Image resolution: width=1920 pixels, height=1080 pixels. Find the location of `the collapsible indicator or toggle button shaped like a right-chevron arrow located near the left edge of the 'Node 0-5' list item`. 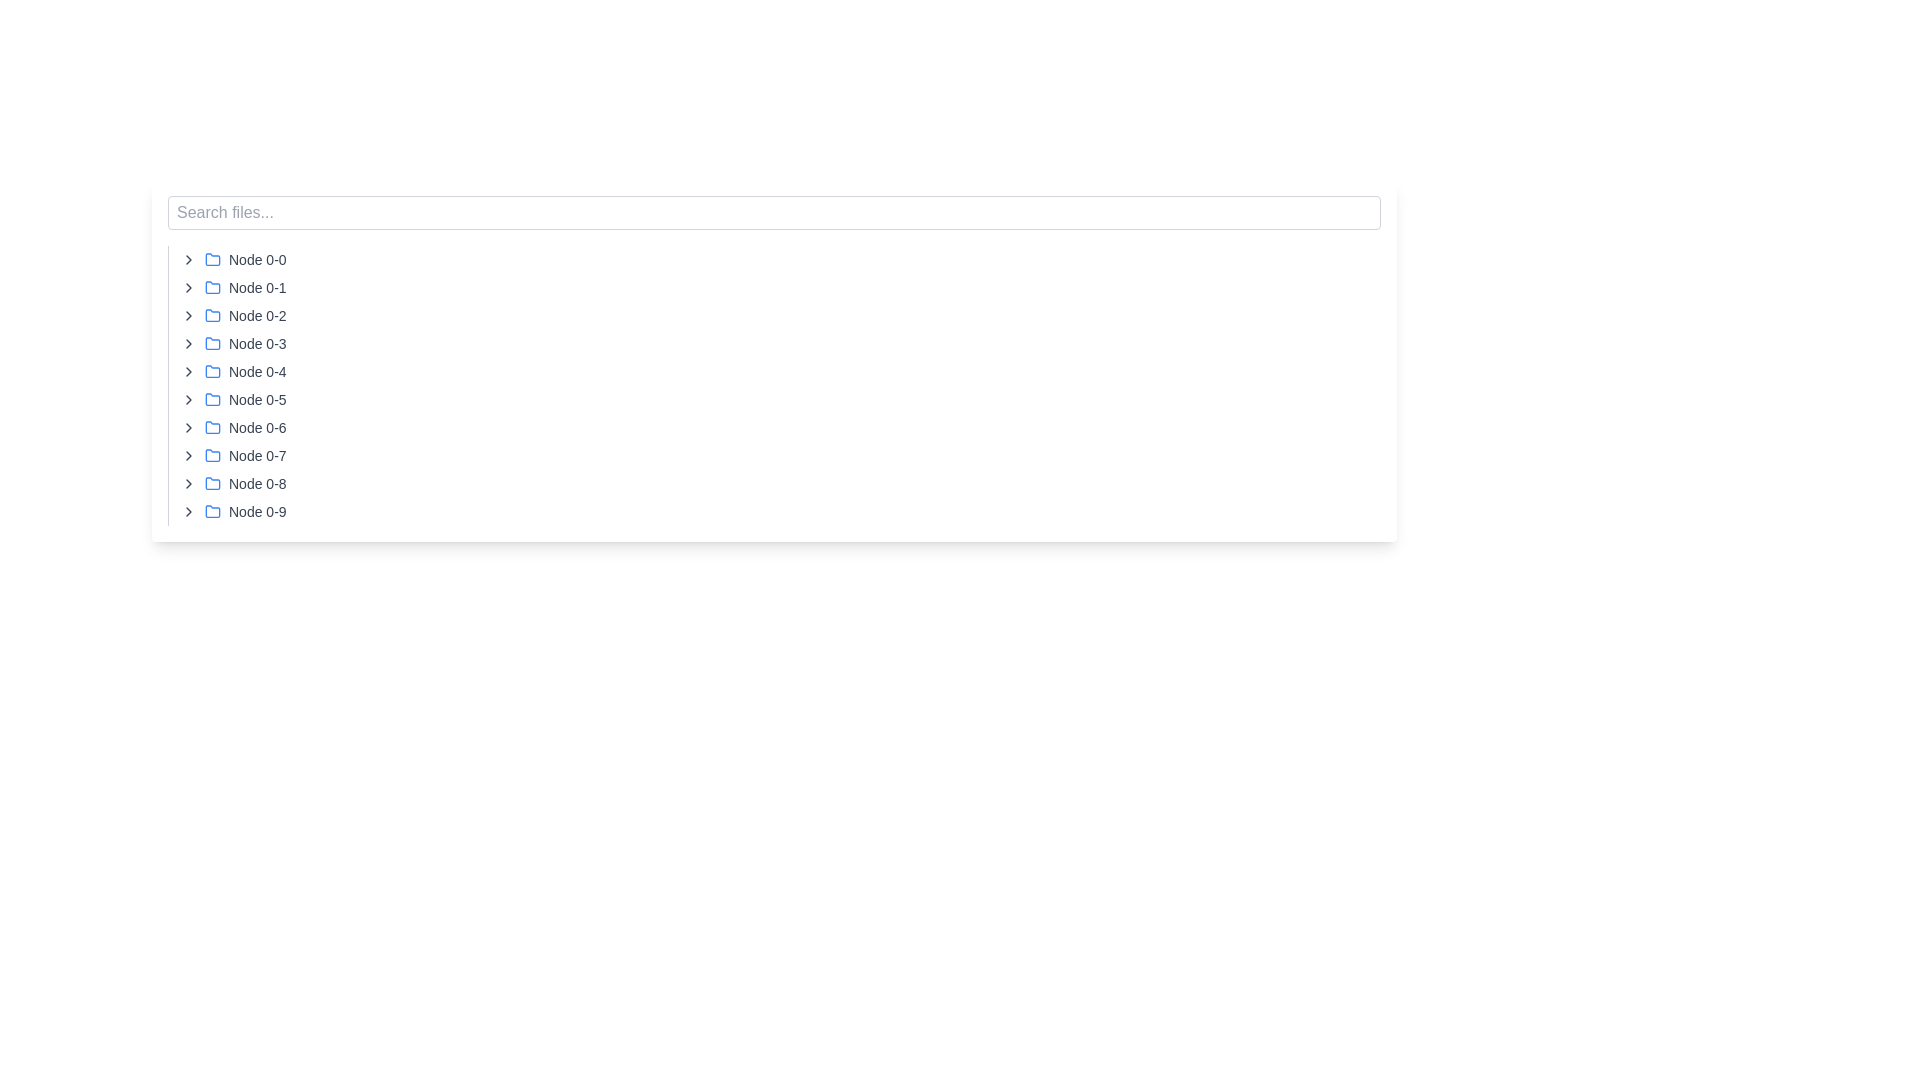

the collapsible indicator or toggle button shaped like a right-chevron arrow located near the left edge of the 'Node 0-5' list item is located at coordinates (188, 400).